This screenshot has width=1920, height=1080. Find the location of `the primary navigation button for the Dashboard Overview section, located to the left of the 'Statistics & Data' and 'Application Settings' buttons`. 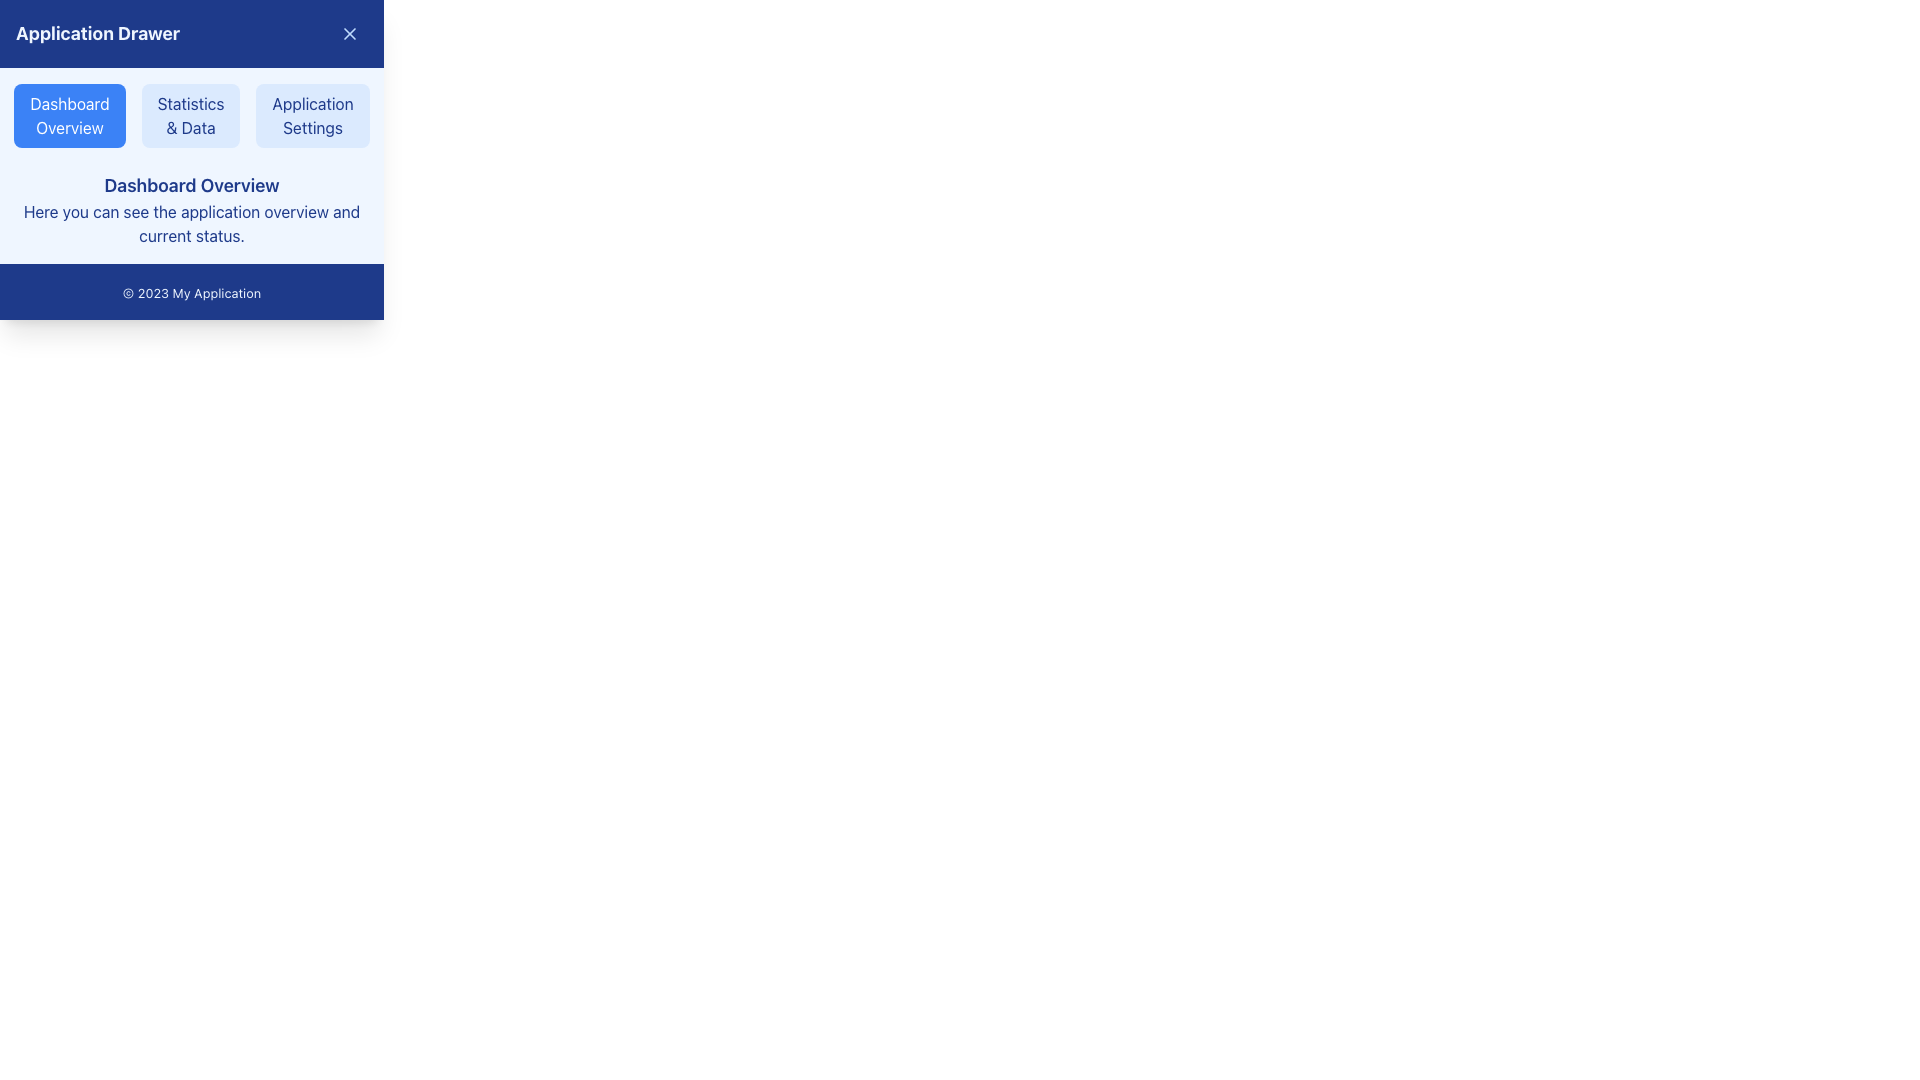

the primary navigation button for the Dashboard Overview section, located to the left of the 'Statistics & Data' and 'Application Settings' buttons is located at coordinates (69, 115).